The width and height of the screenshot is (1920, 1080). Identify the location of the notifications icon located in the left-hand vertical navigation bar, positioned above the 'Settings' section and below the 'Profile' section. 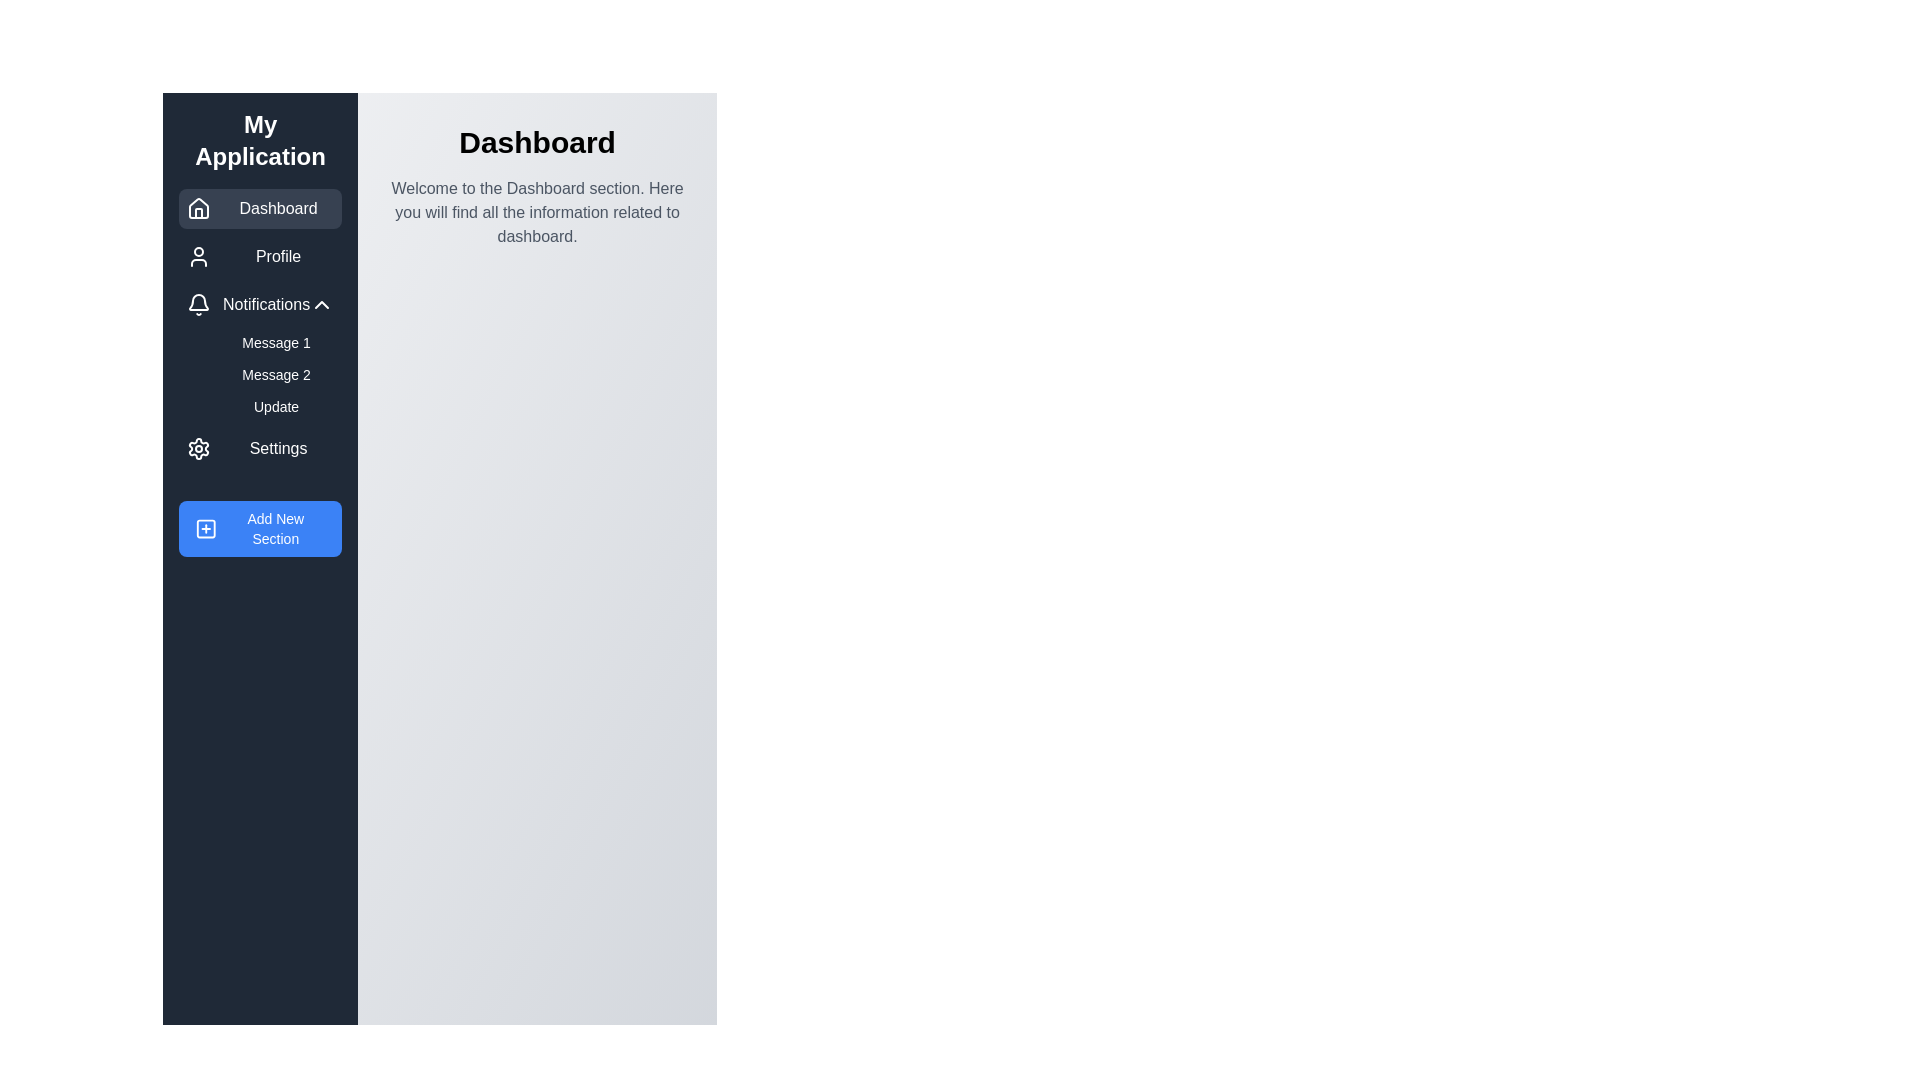
(198, 304).